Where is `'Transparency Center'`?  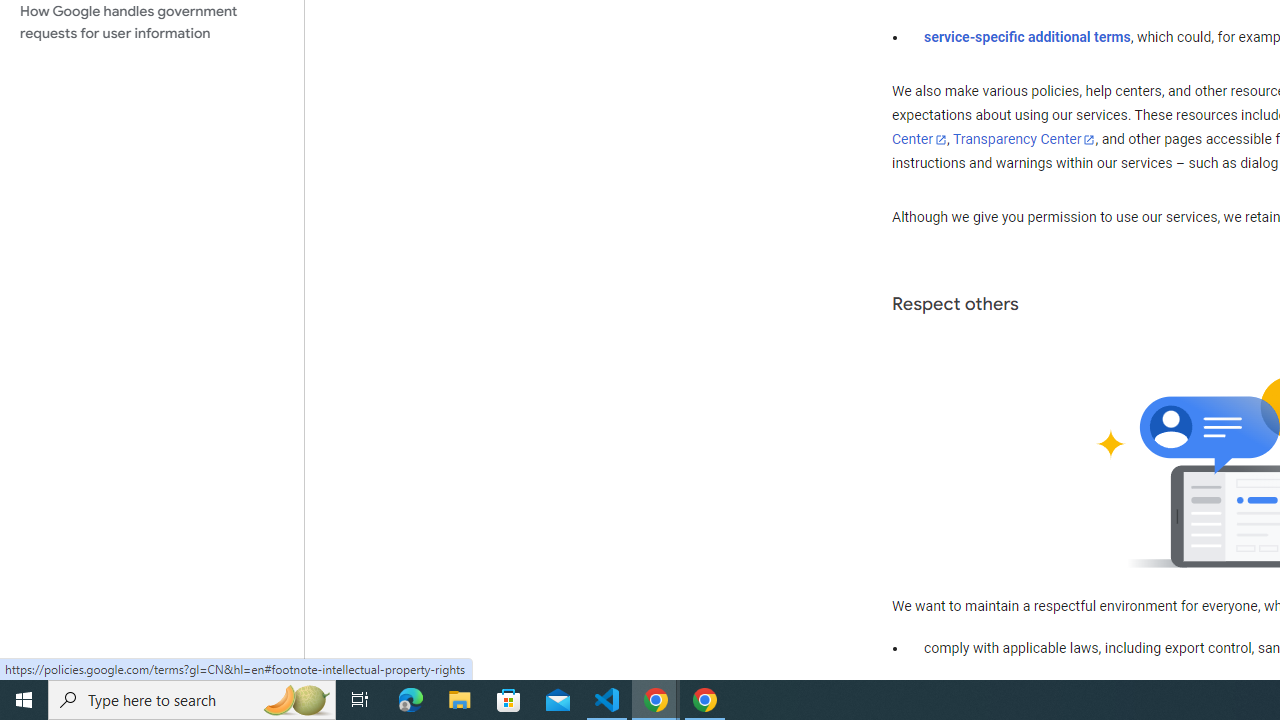 'Transparency Center' is located at coordinates (1024, 139).